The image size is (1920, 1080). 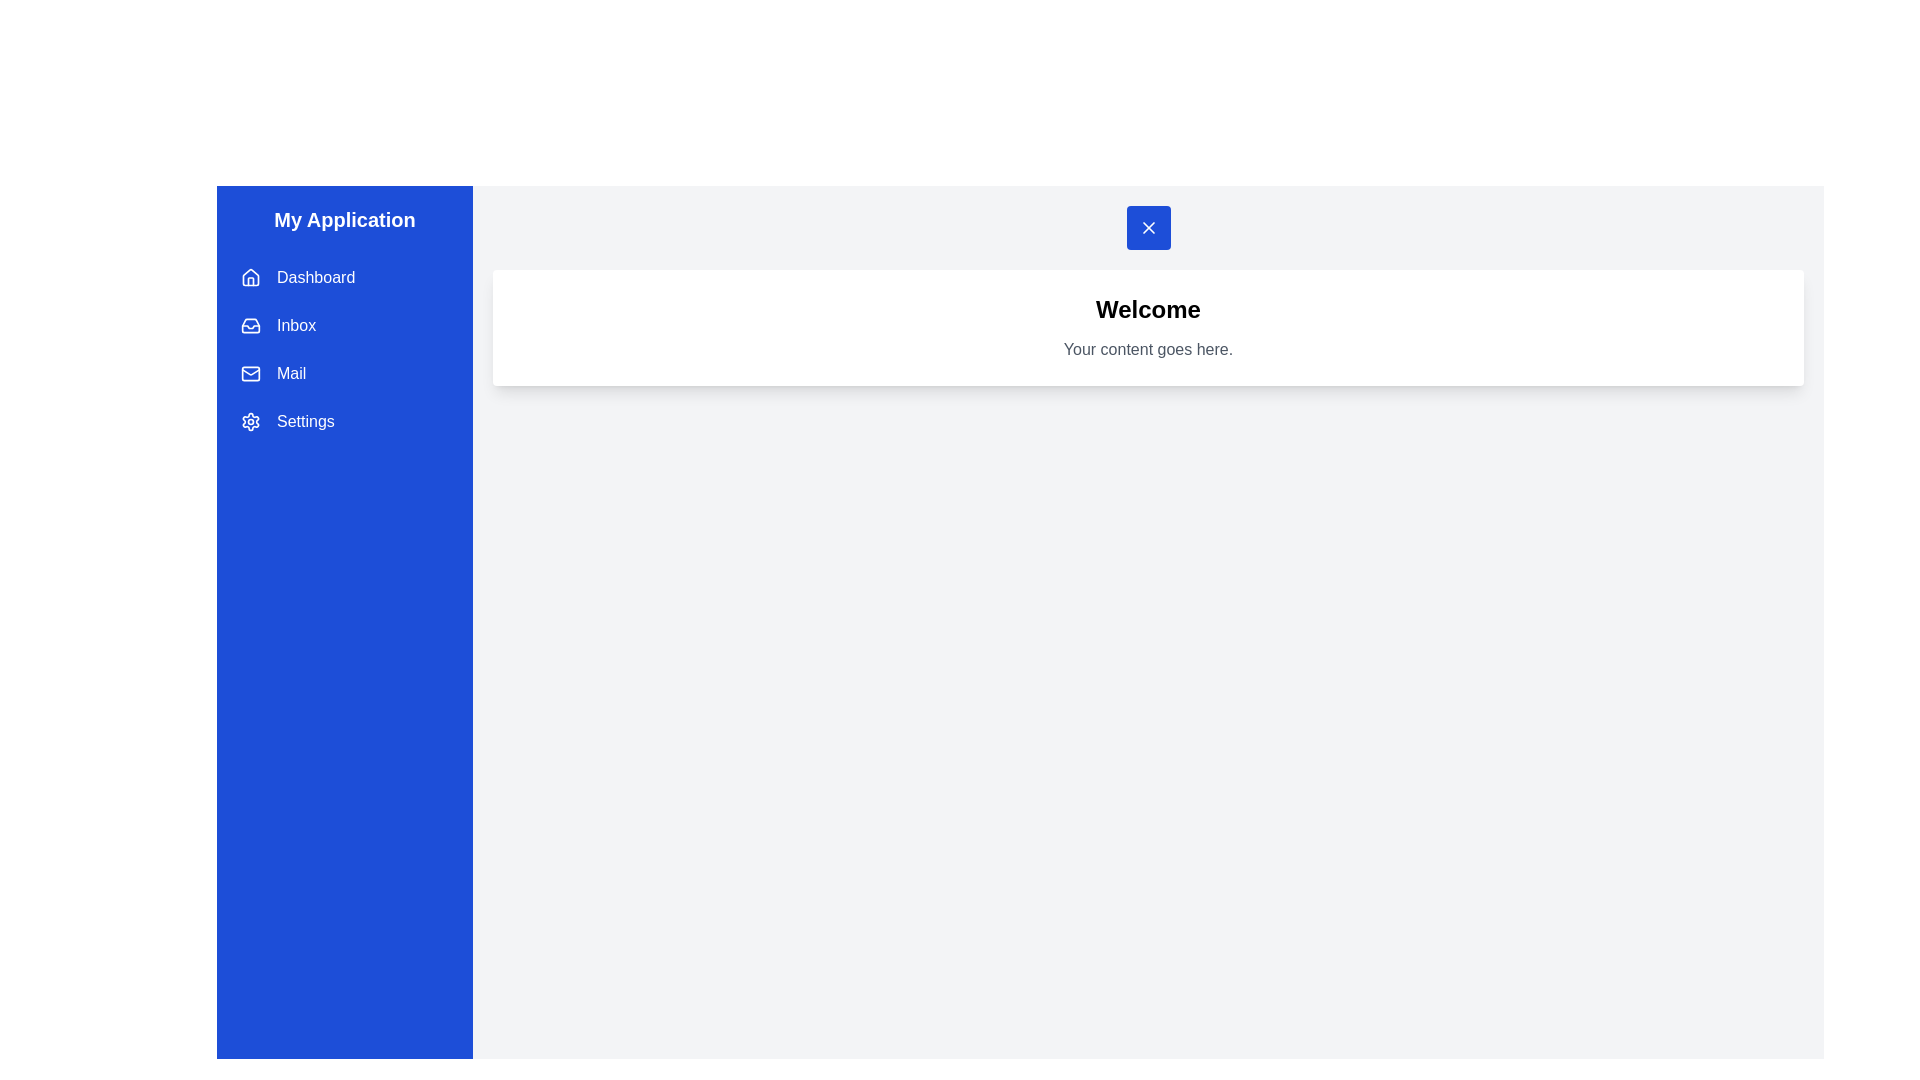 I want to click on the menu item Dashboard from the drawer, so click(x=345, y=277).